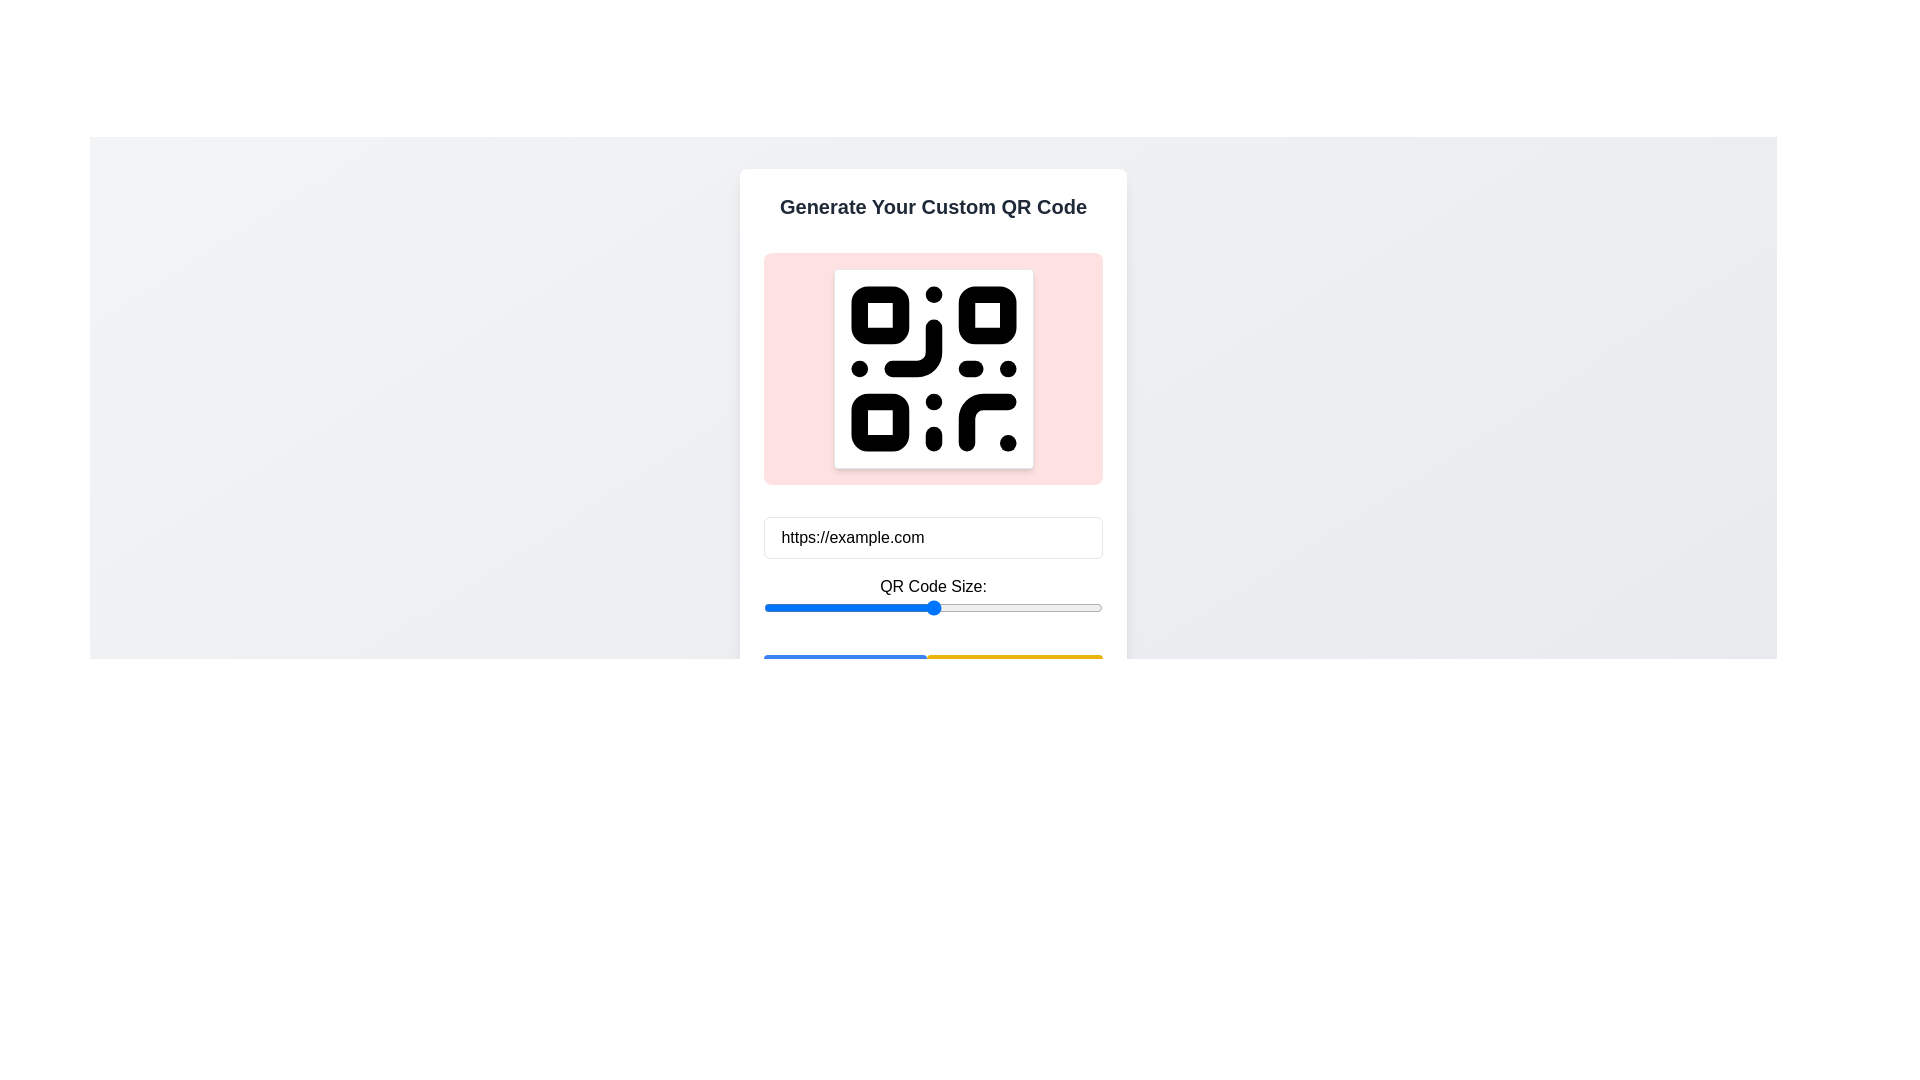 The width and height of the screenshot is (1920, 1080). I want to click on the QR code size, so click(1026, 607).